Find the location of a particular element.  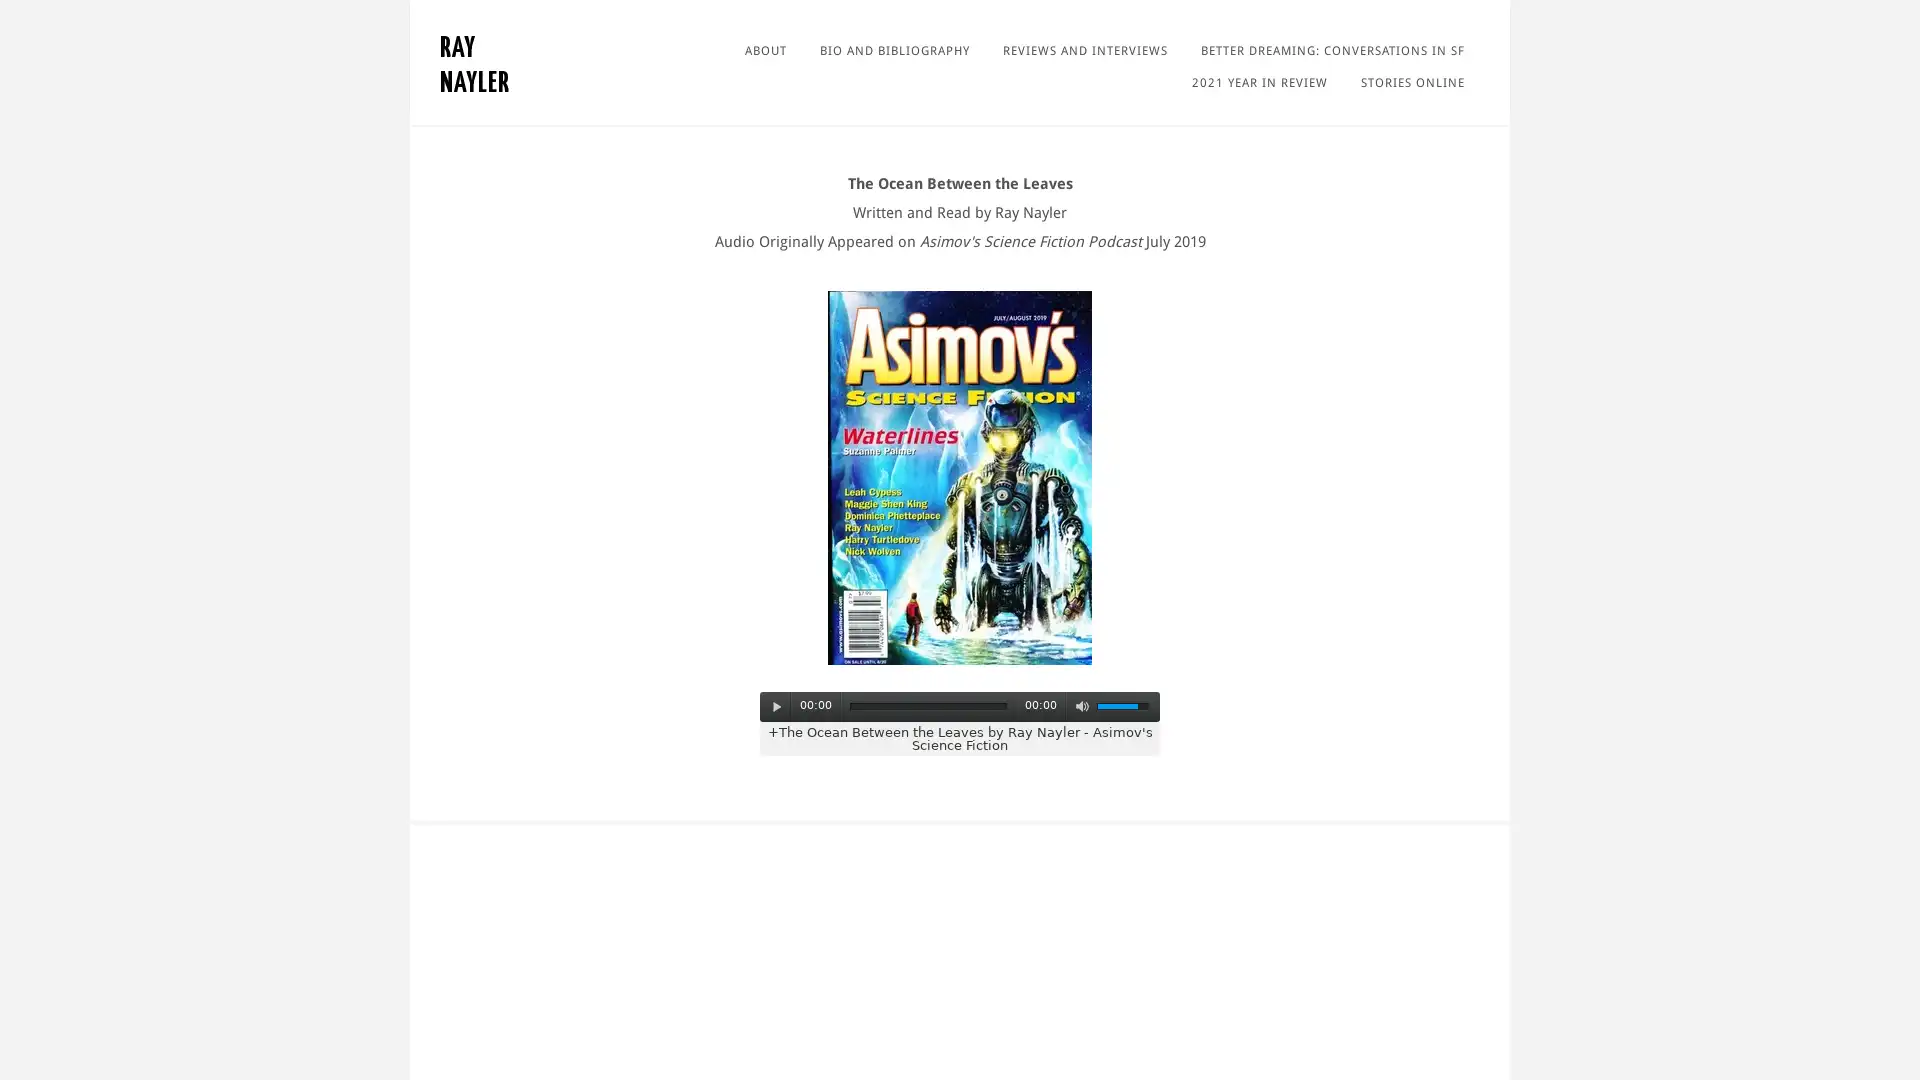

Mute Toggle is located at coordinates (1080, 705).